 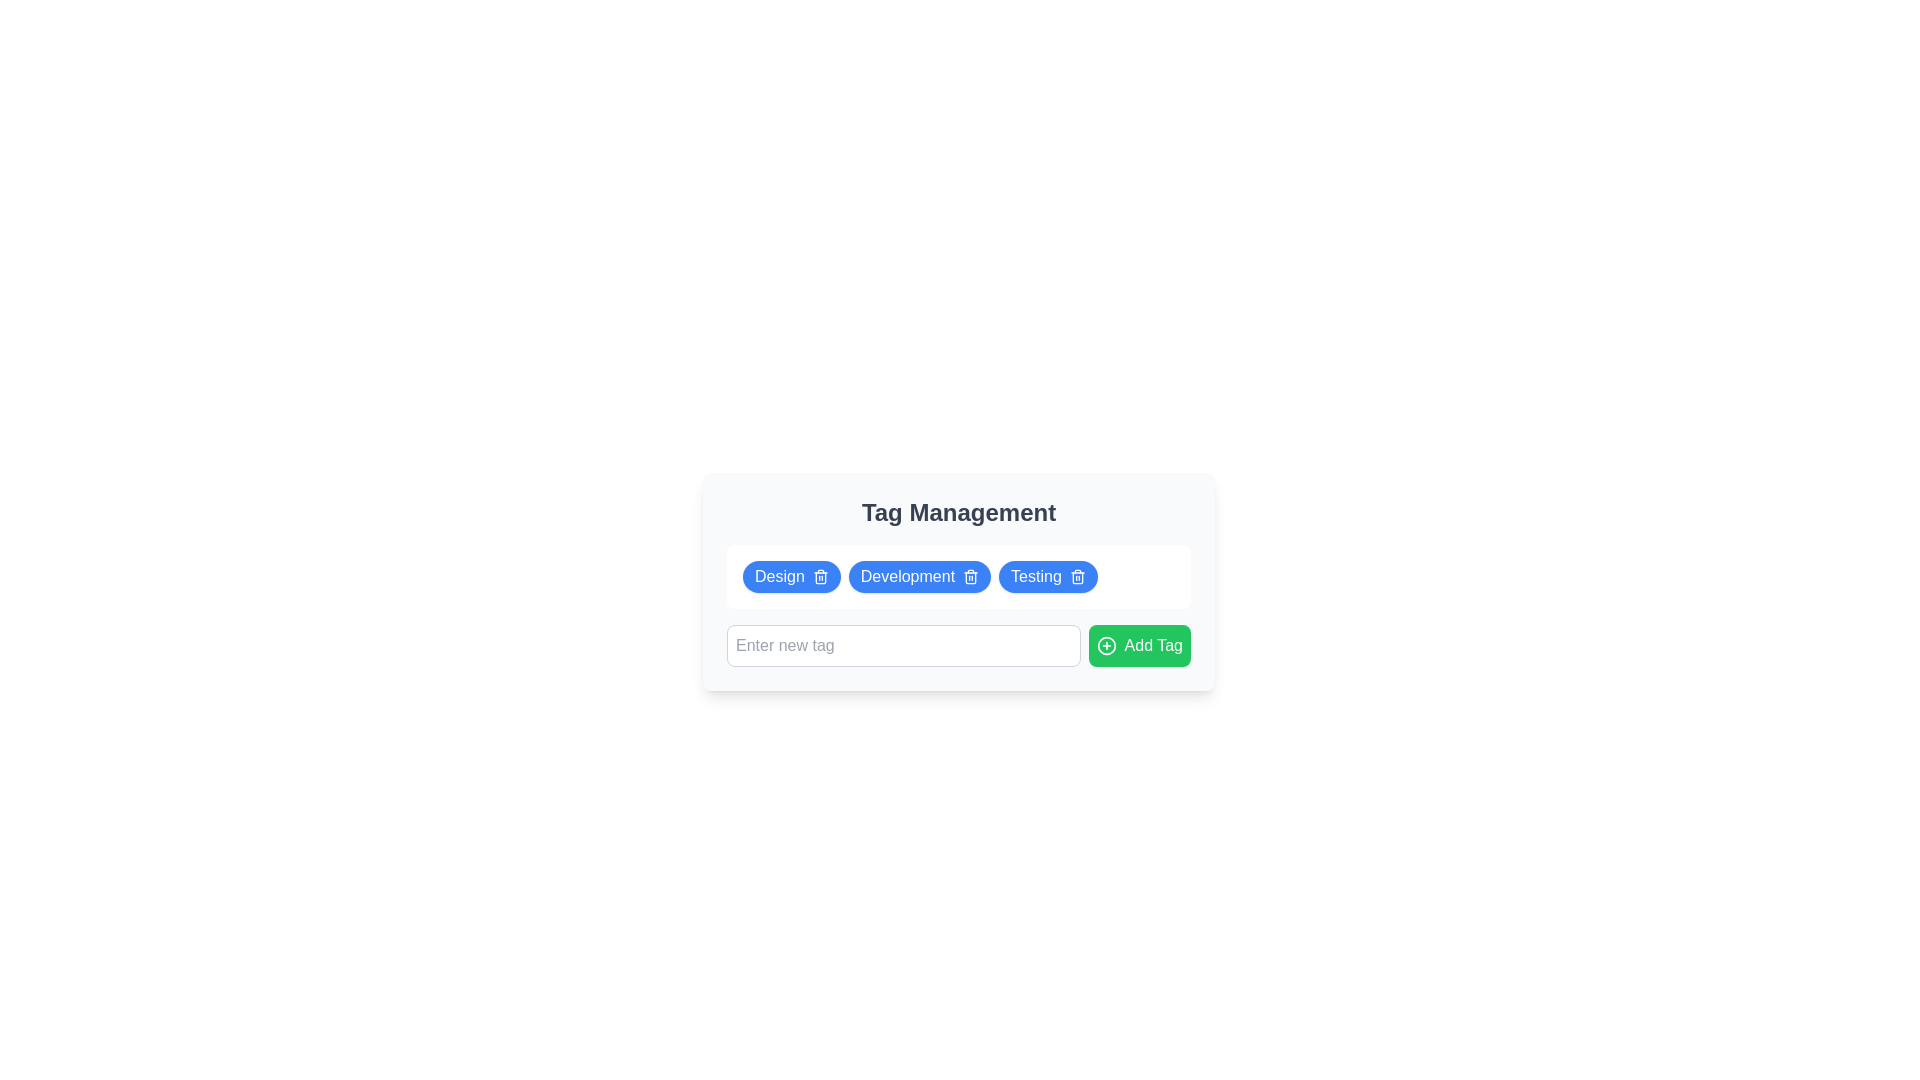 What do you see at coordinates (778, 577) in the screenshot?
I see `the 'Design' tag label in the tag management interface` at bounding box center [778, 577].